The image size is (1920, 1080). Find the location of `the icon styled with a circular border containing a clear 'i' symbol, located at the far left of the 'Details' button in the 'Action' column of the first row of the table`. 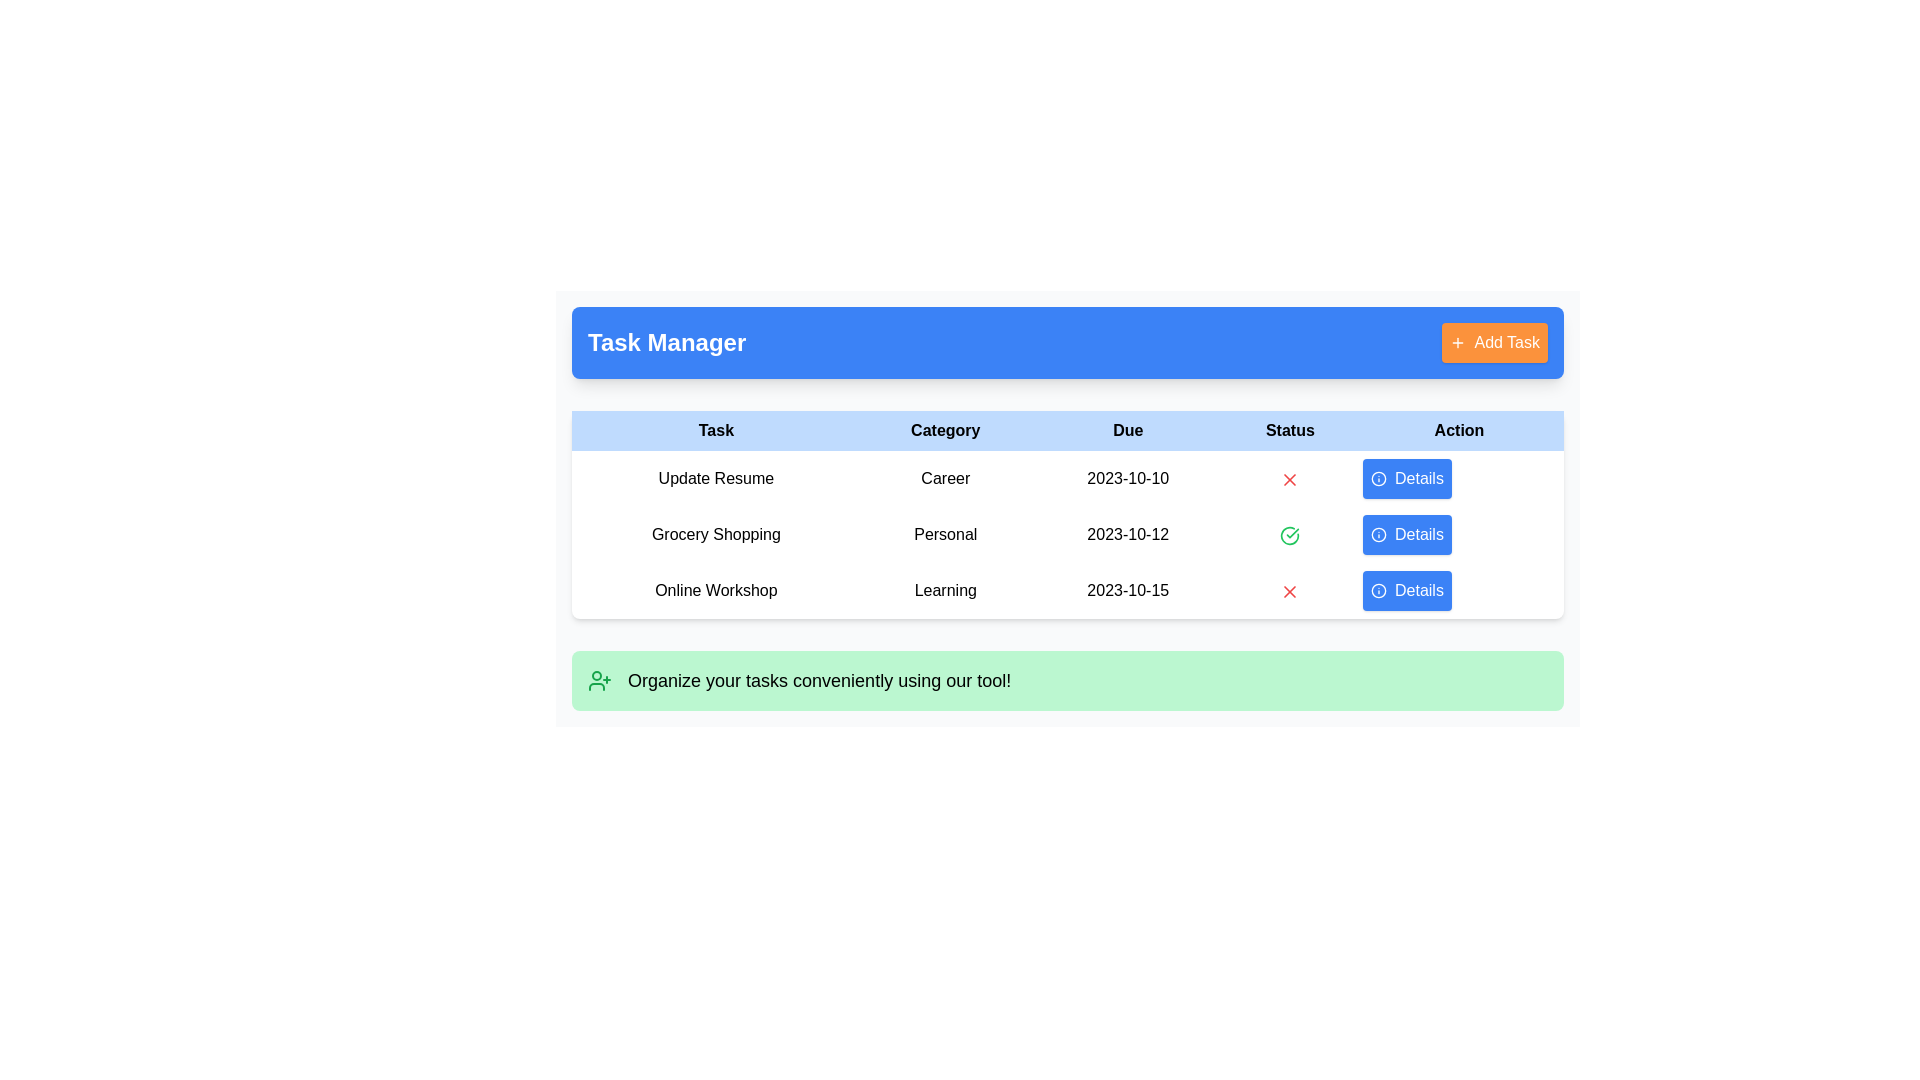

the icon styled with a circular border containing a clear 'i' symbol, located at the far left of the 'Details' button in the 'Action' column of the first row of the table is located at coordinates (1377, 478).